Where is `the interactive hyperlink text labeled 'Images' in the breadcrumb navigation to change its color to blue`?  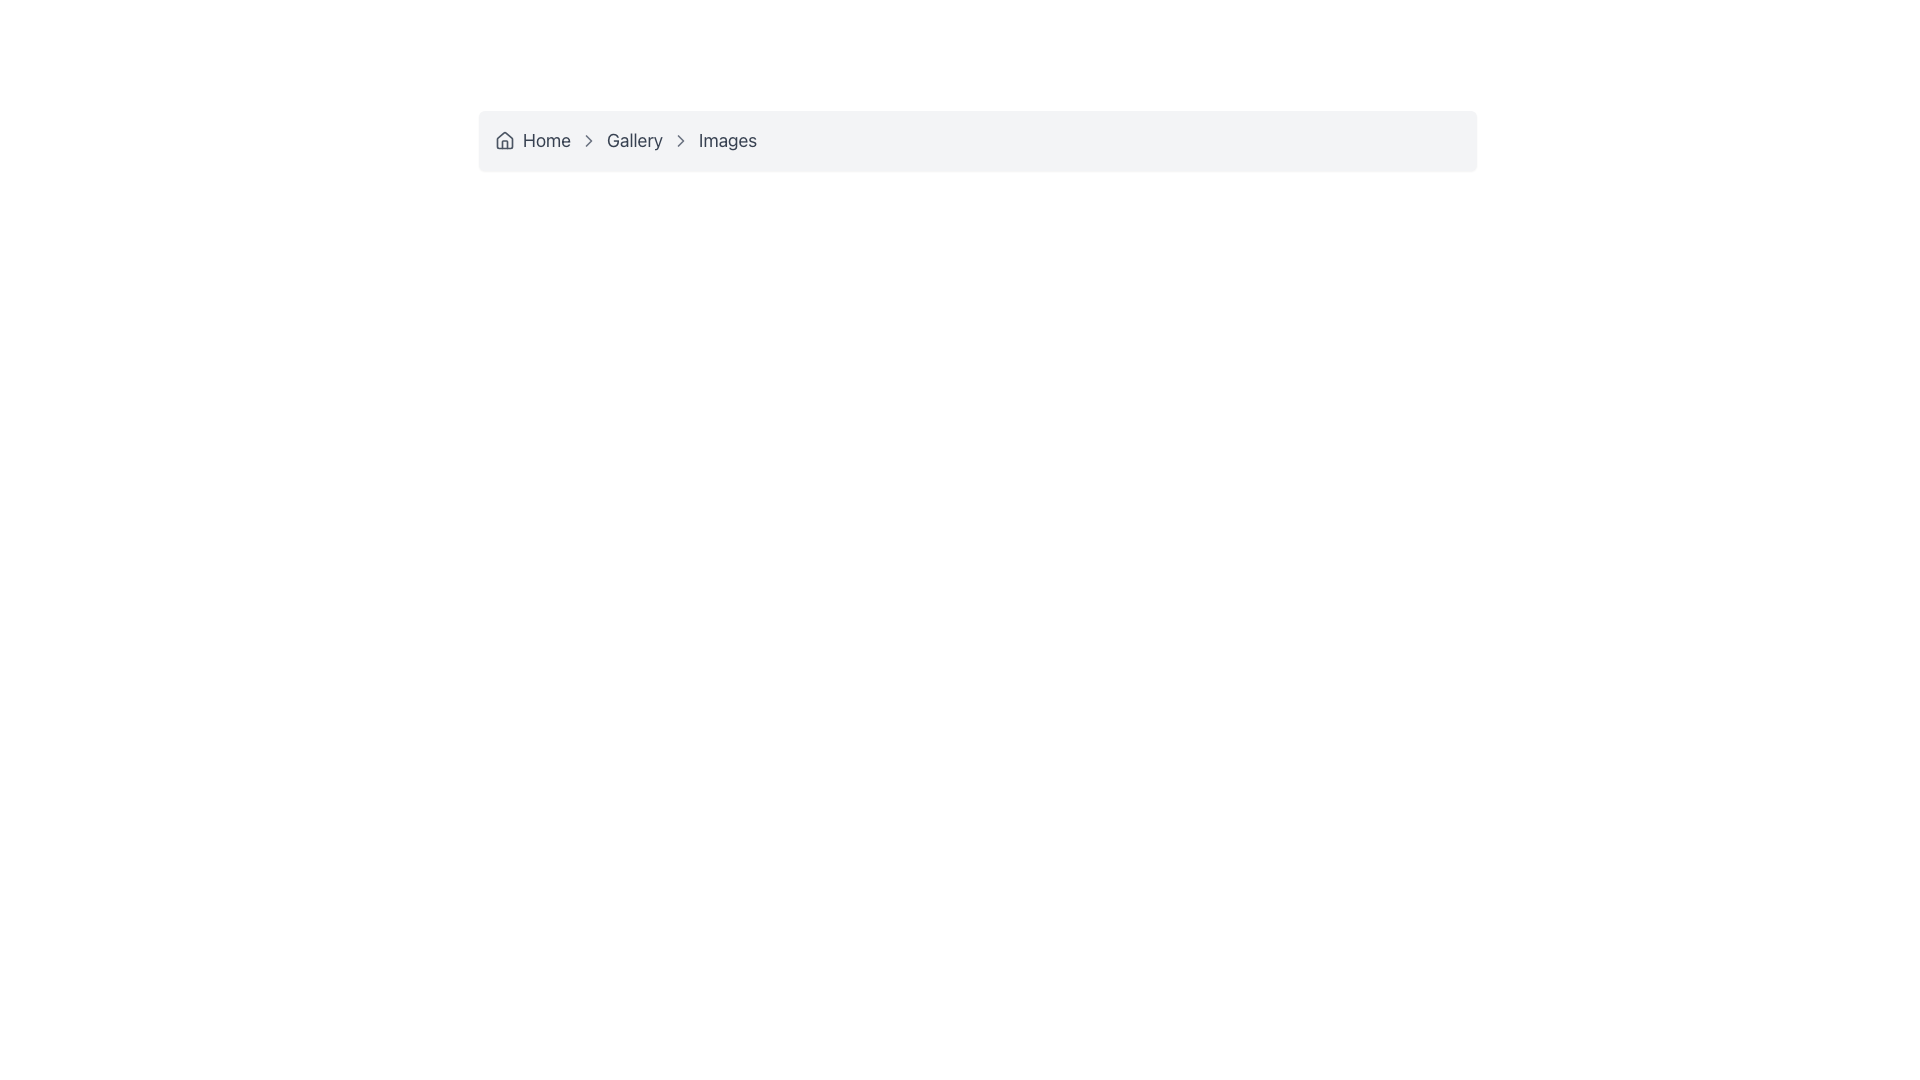 the interactive hyperlink text labeled 'Images' in the breadcrumb navigation to change its color to blue is located at coordinates (727, 140).